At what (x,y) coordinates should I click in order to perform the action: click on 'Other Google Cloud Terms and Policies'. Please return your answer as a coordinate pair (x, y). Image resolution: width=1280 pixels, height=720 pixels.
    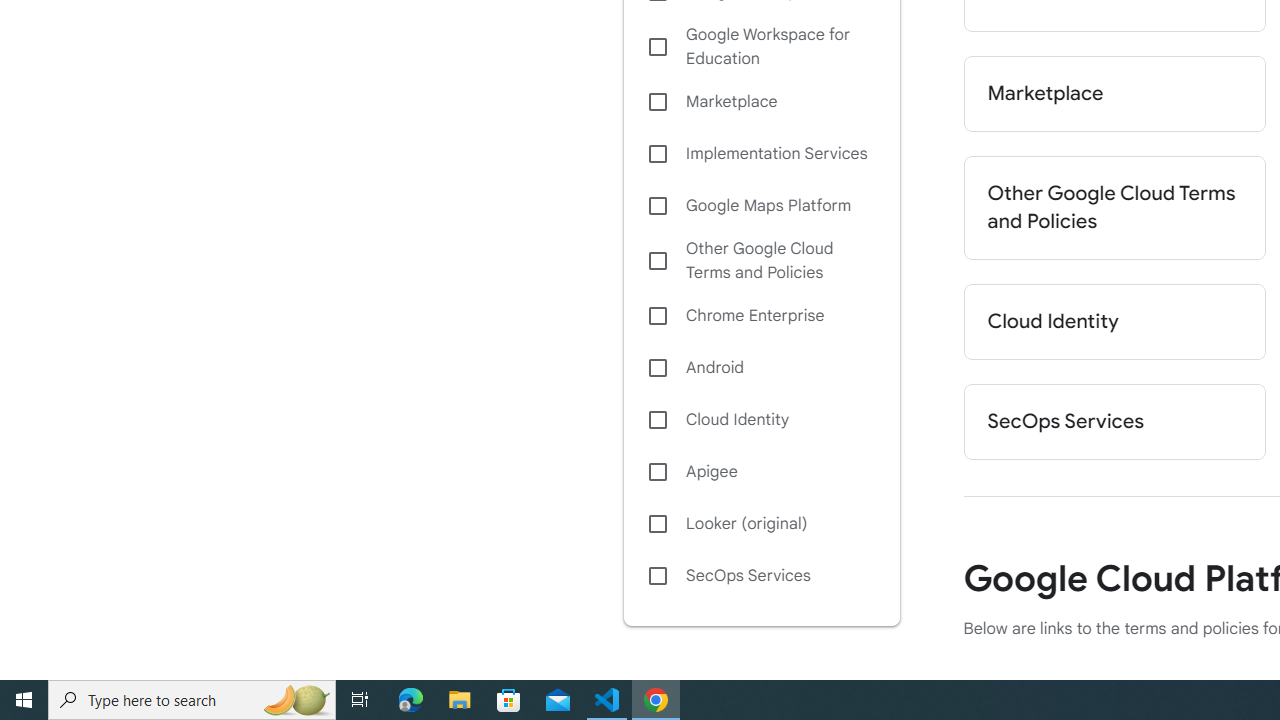
    Looking at the image, I should click on (760, 260).